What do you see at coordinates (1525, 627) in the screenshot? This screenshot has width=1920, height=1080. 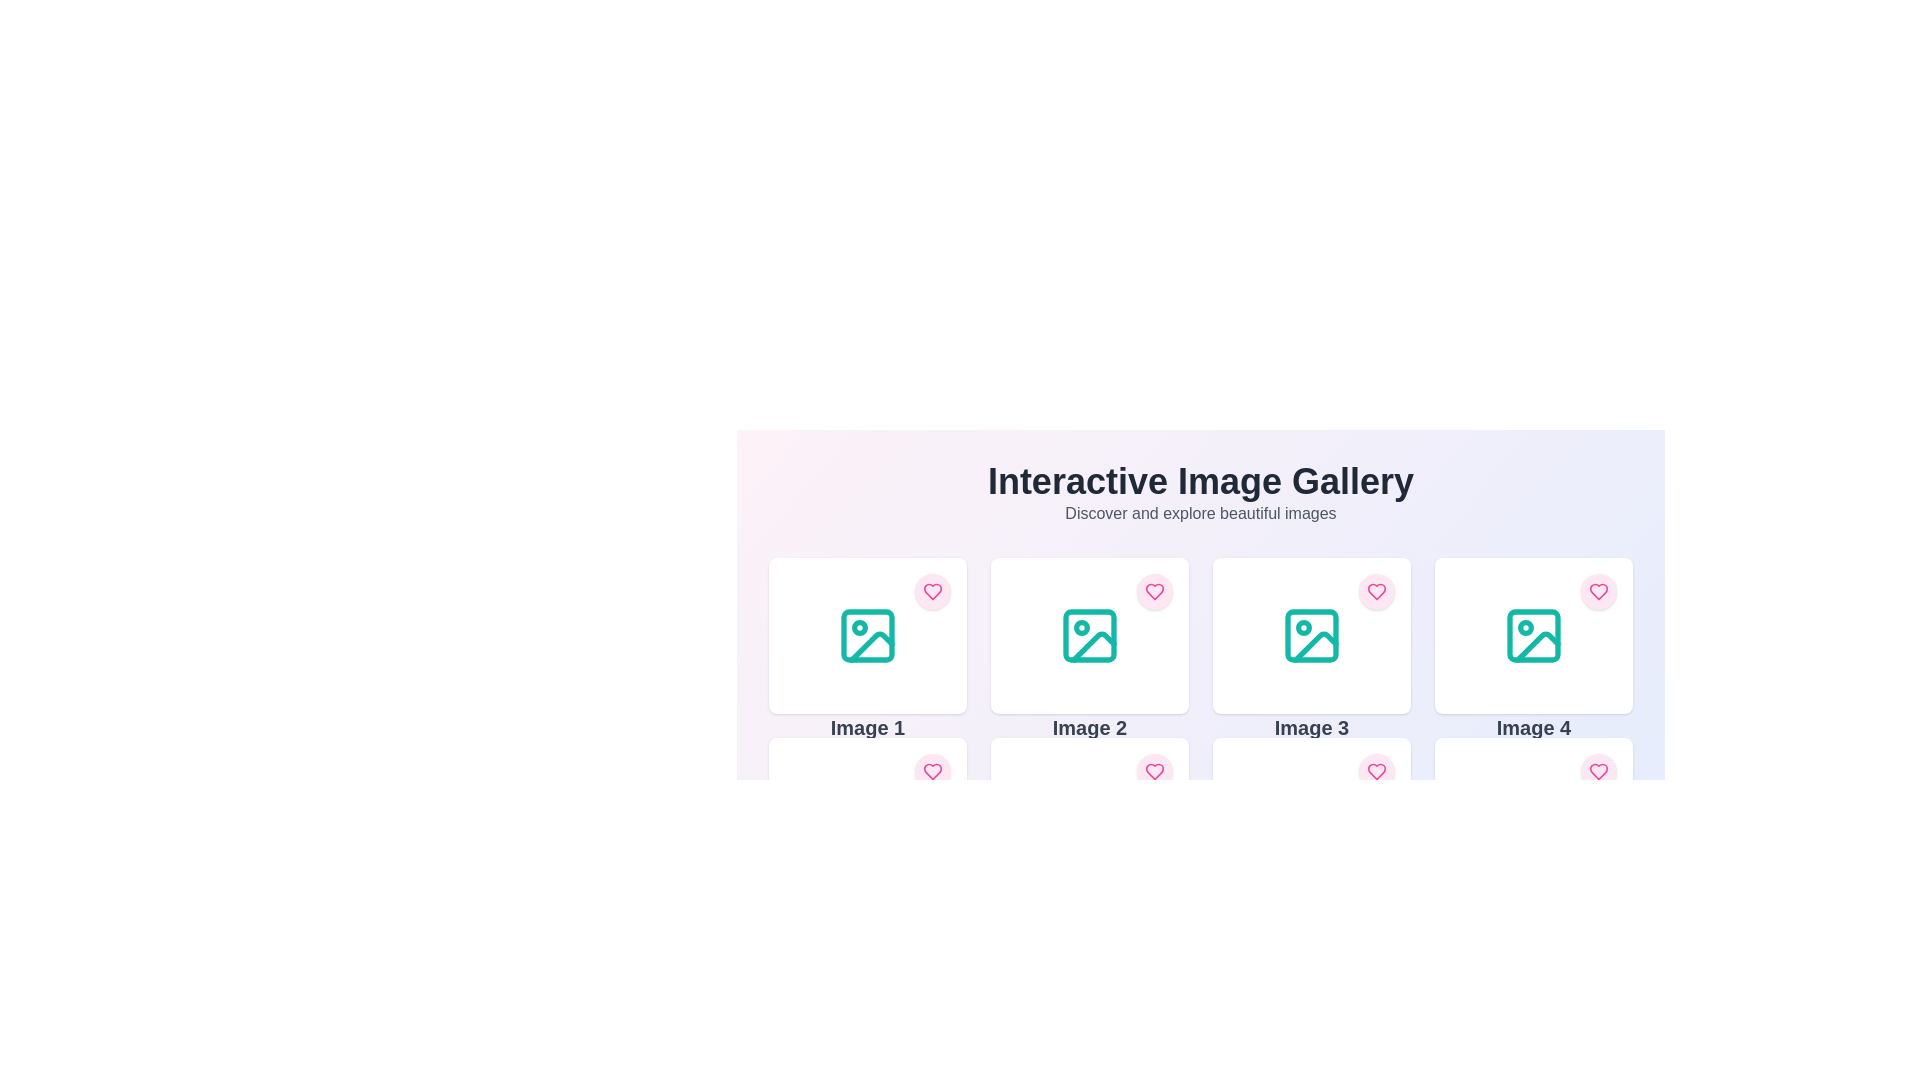 I see `the teal circle graphical decoration located within the 'Image 4' icon in the interactive gallery` at bounding box center [1525, 627].